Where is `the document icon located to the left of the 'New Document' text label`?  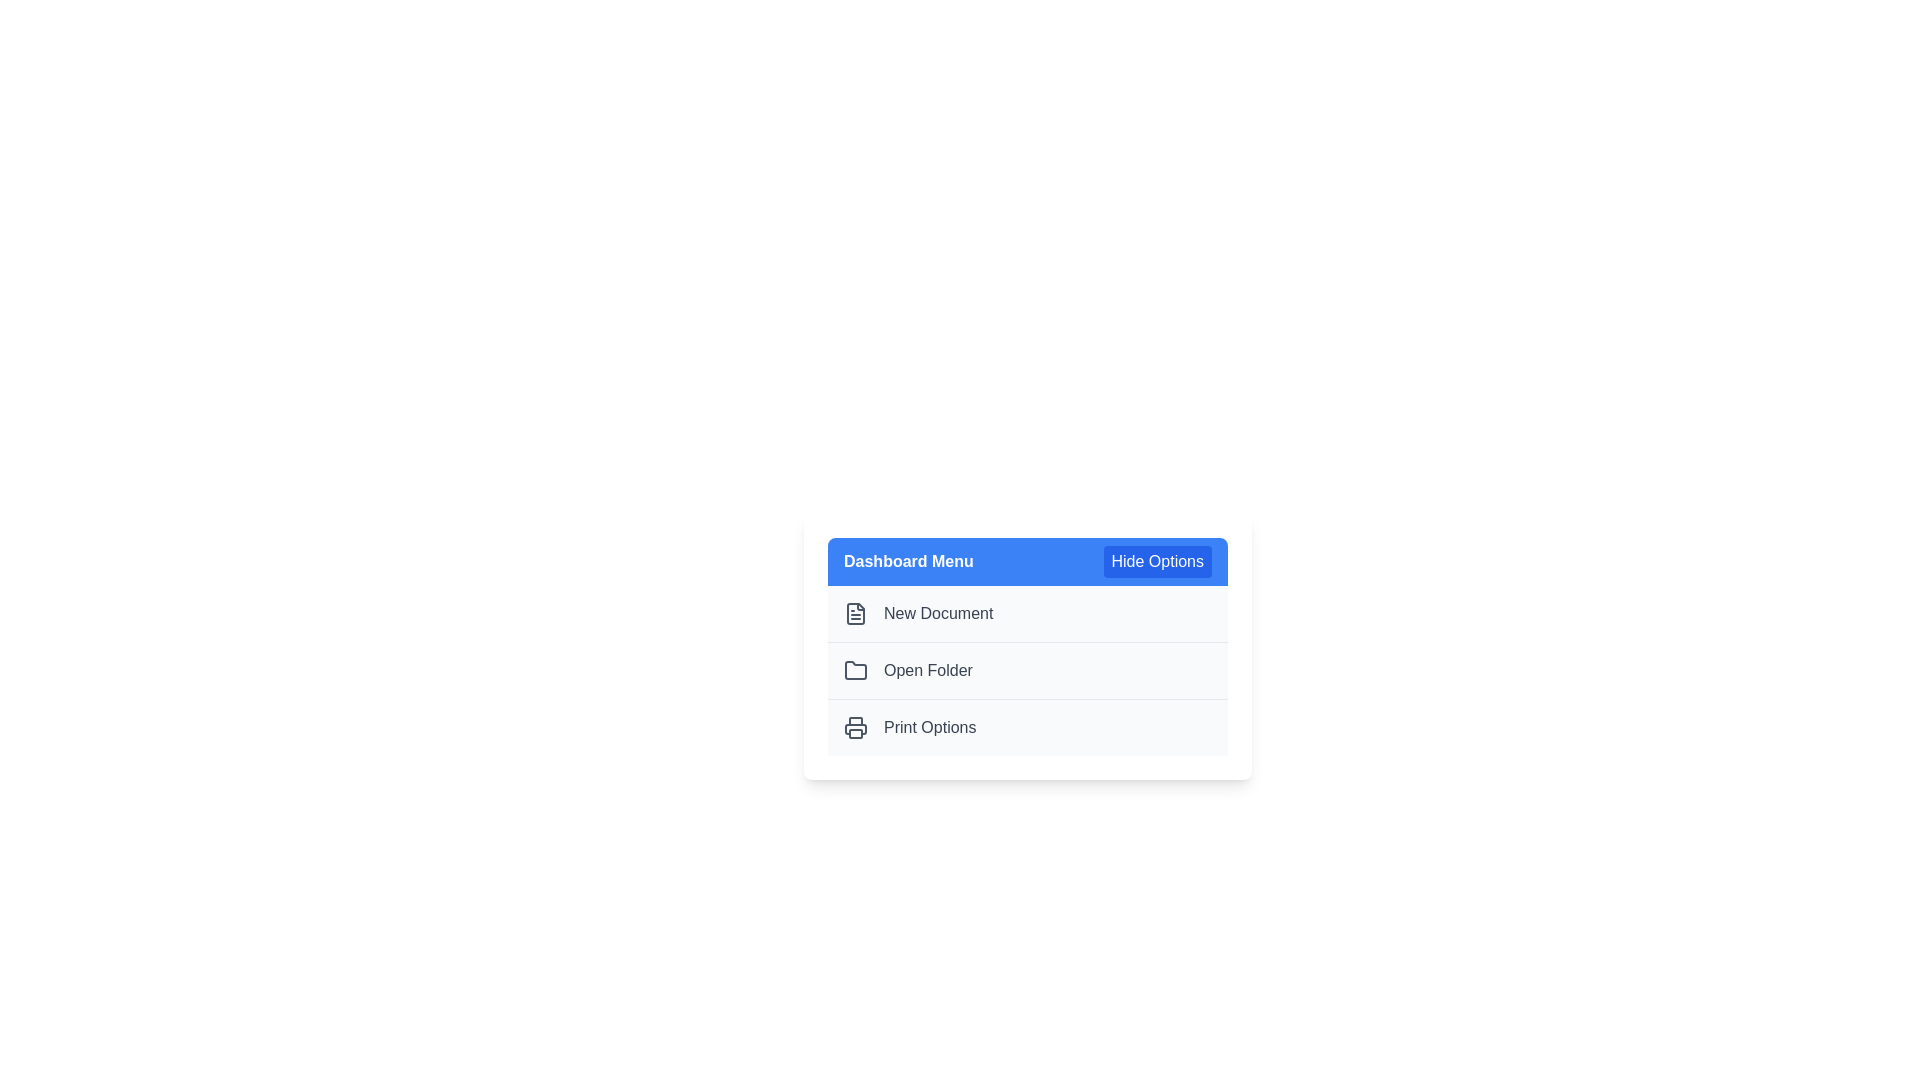 the document icon located to the left of the 'New Document' text label is located at coordinates (855, 612).